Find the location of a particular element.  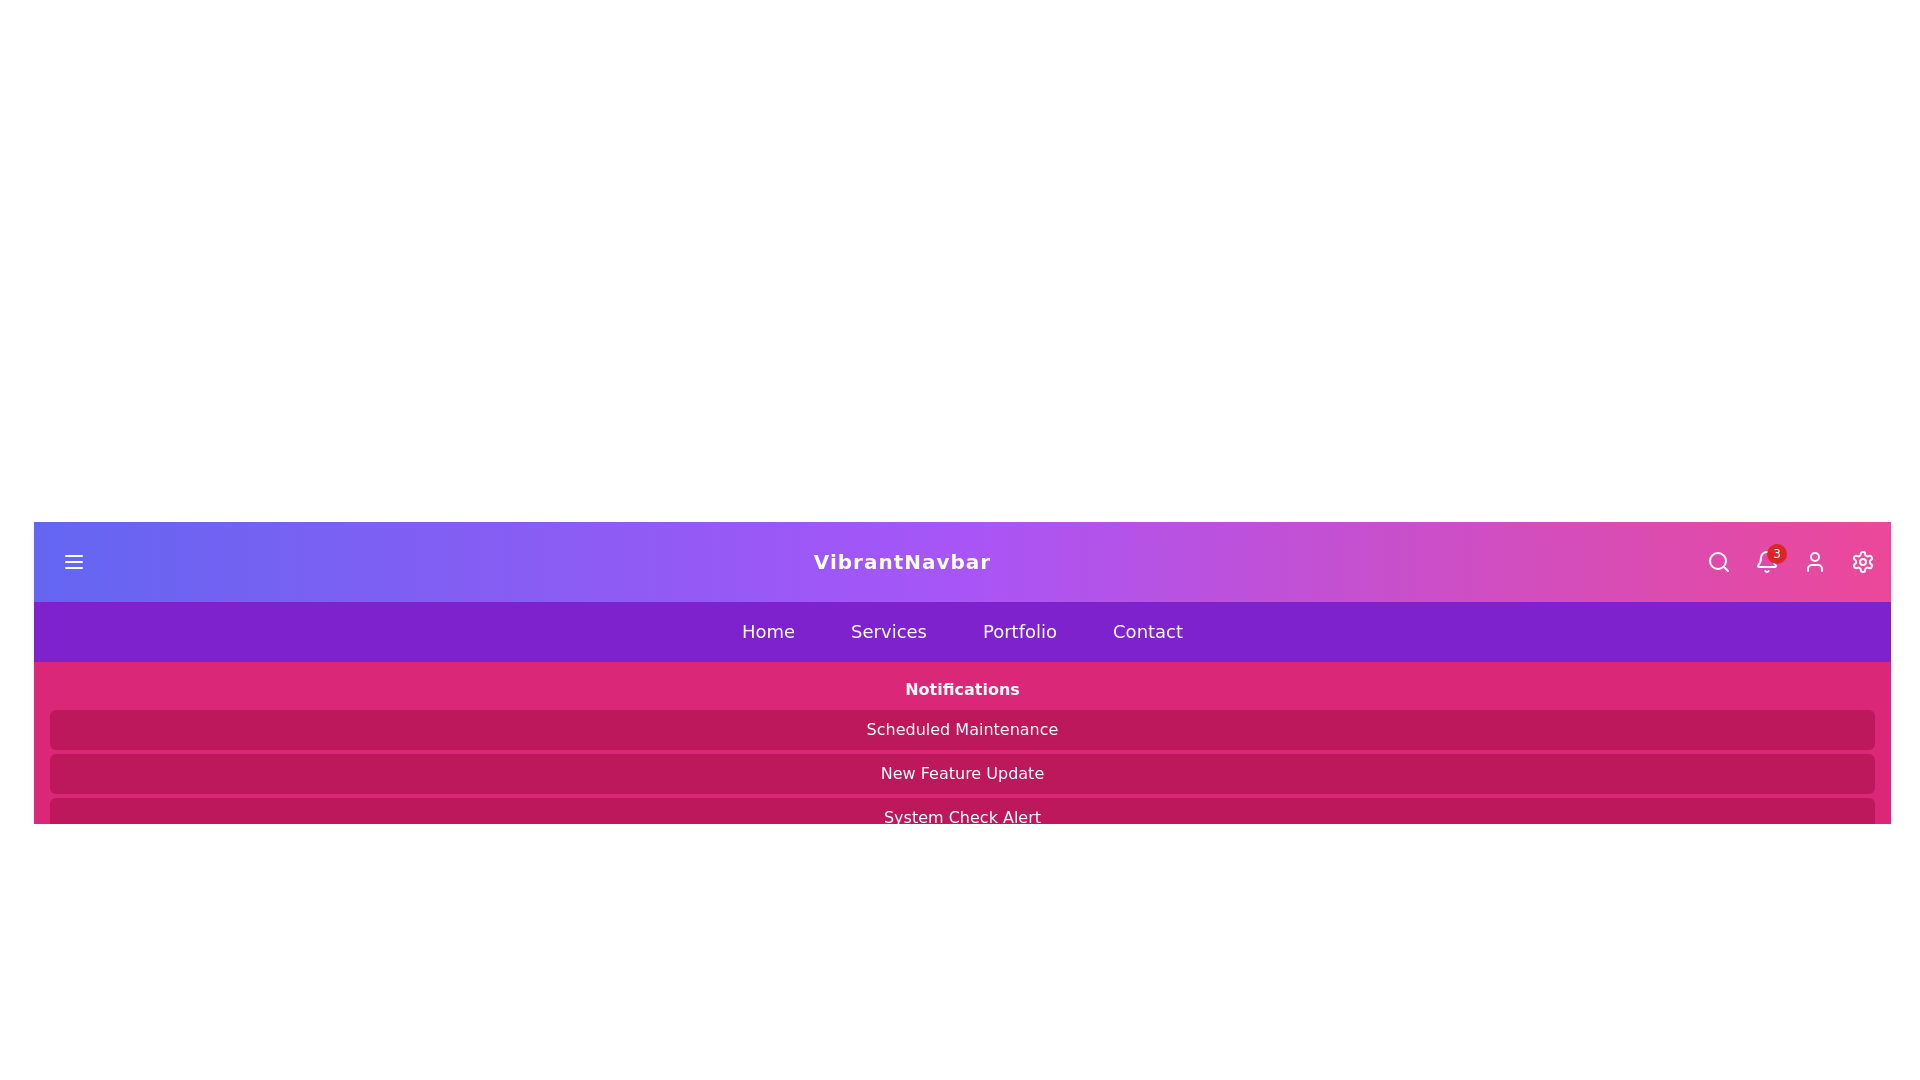

the 'Services' button, which is a purple rectangular button with white text, to trigger the visual hover effect is located at coordinates (887, 632).